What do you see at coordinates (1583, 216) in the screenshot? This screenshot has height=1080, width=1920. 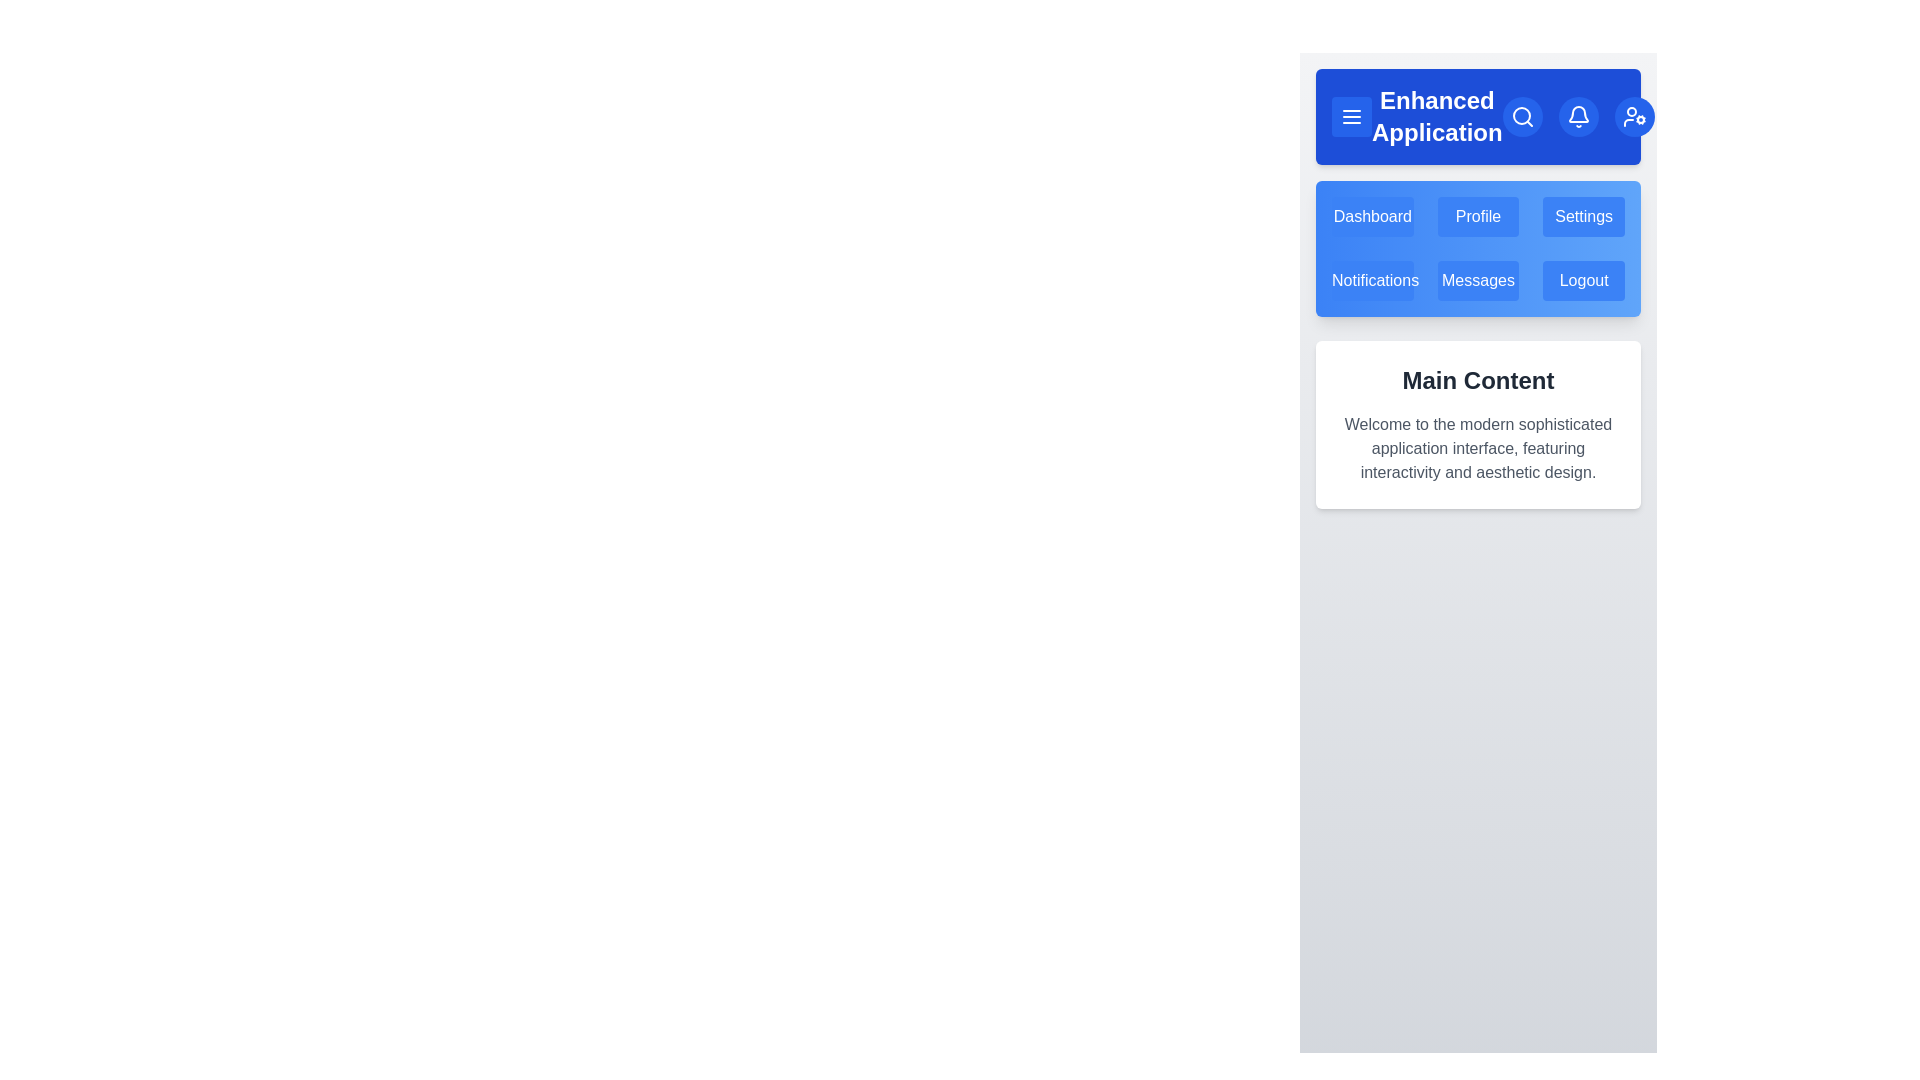 I see `the menu item Settings` at bounding box center [1583, 216].